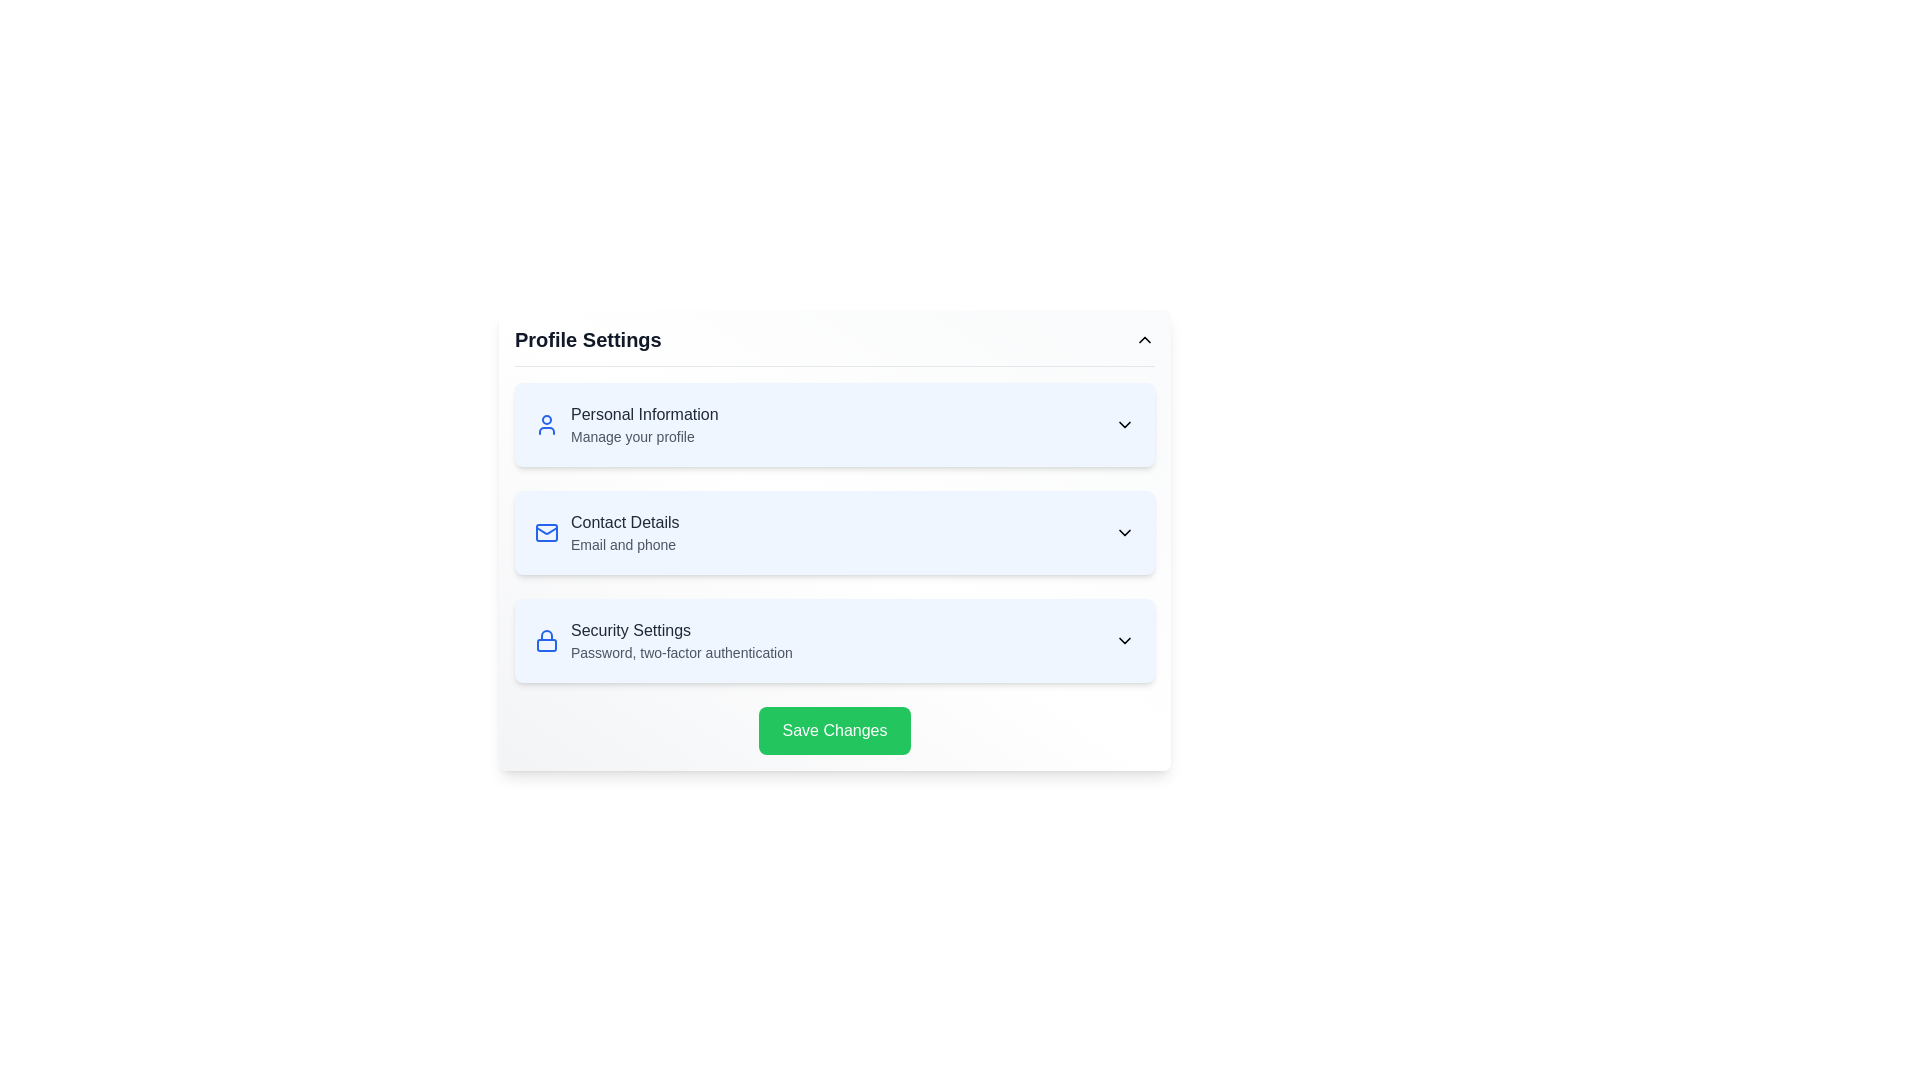 This screenshot has width=1920, height=1080. What do you see at coordinates (547, 635) in the screenshot?
I see `upper arc of the lock symbol styled with a blue stroke located in the Security Settings section of the interface by using developer tools` at bounding box center [547, 635].